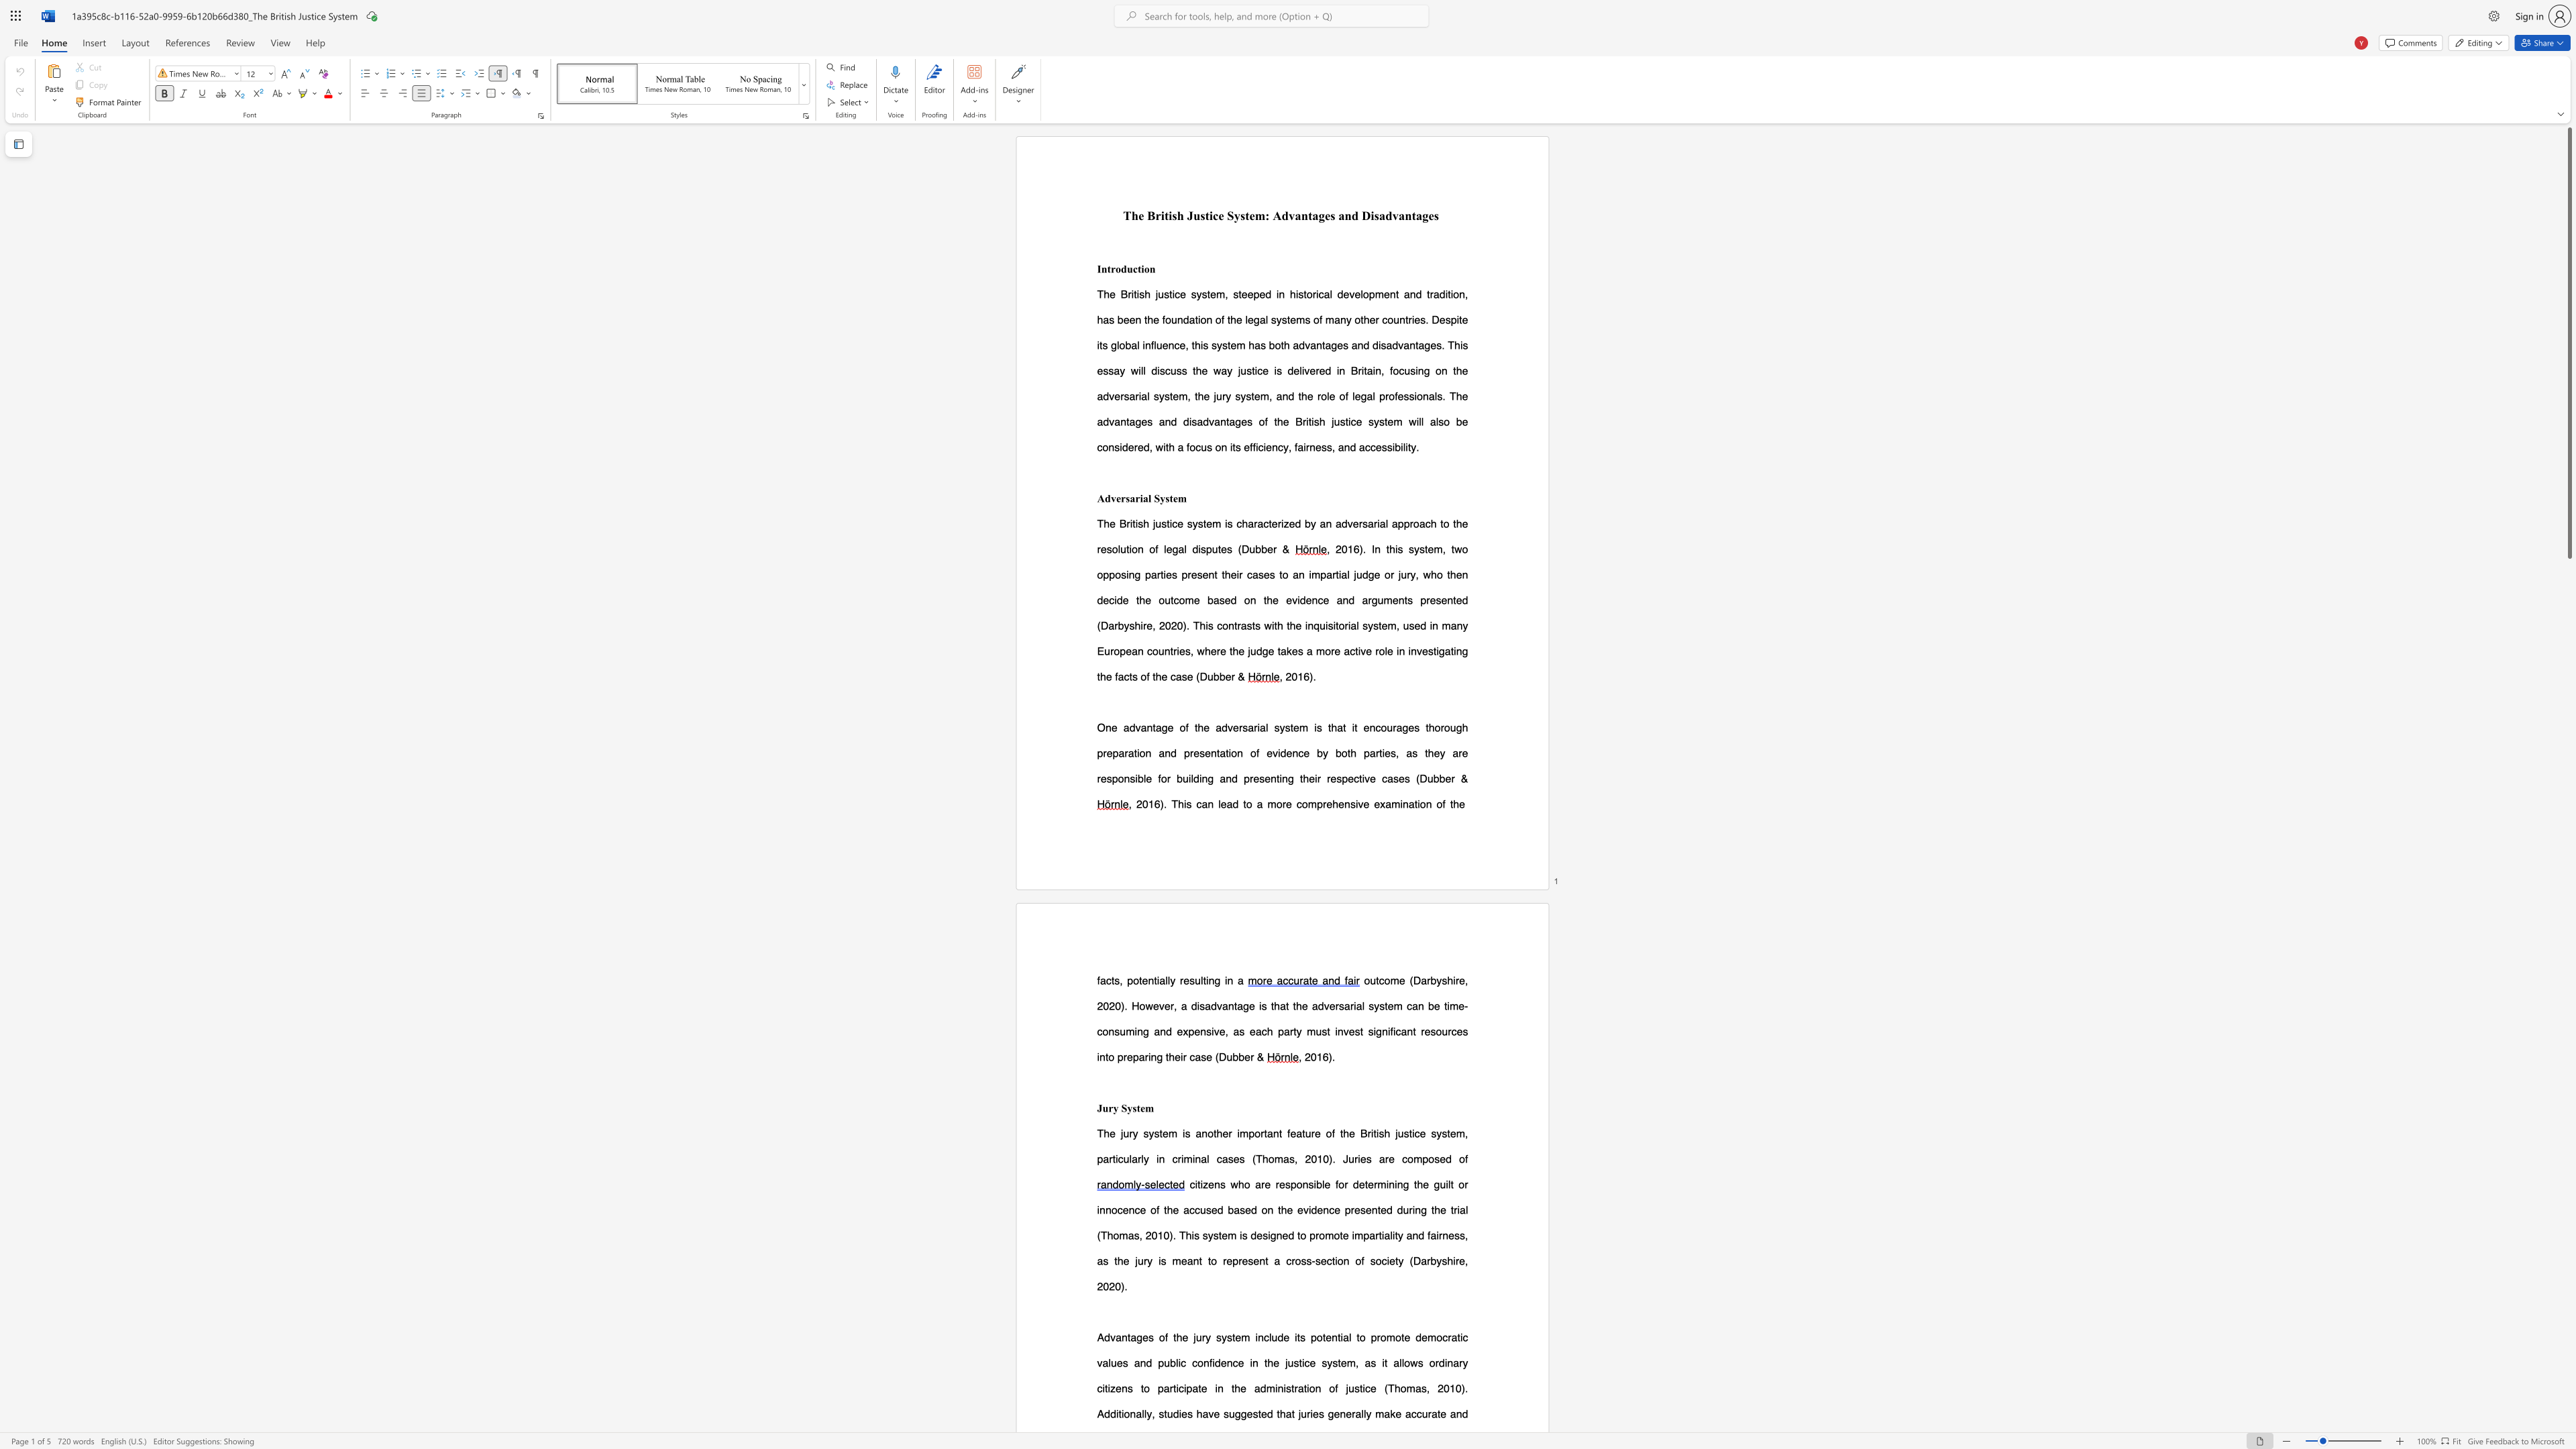 The image size is (2576, 1449). Describe the element at coordinates (1279, 1132) in the screenshot. I see `the 4th character "t" in the text` at that location.